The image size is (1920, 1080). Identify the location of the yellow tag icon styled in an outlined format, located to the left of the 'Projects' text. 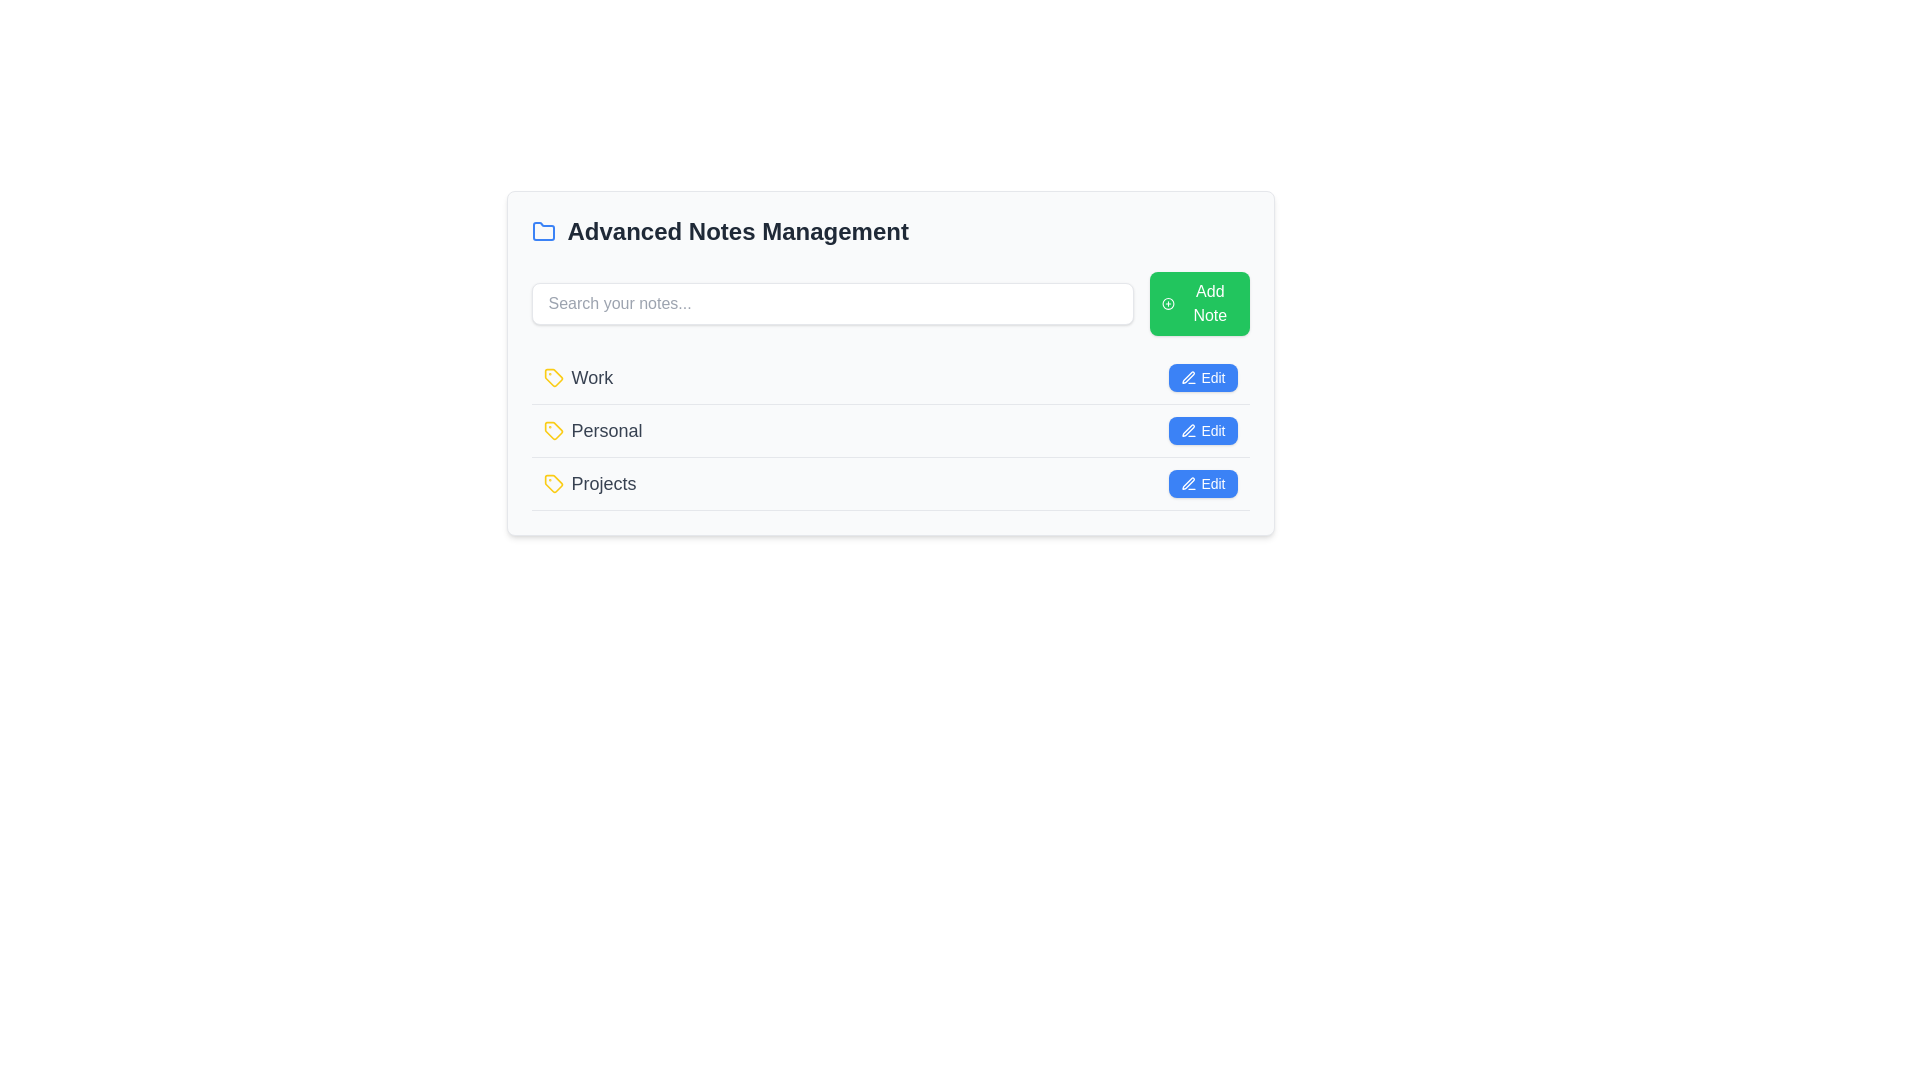
(553, 483).